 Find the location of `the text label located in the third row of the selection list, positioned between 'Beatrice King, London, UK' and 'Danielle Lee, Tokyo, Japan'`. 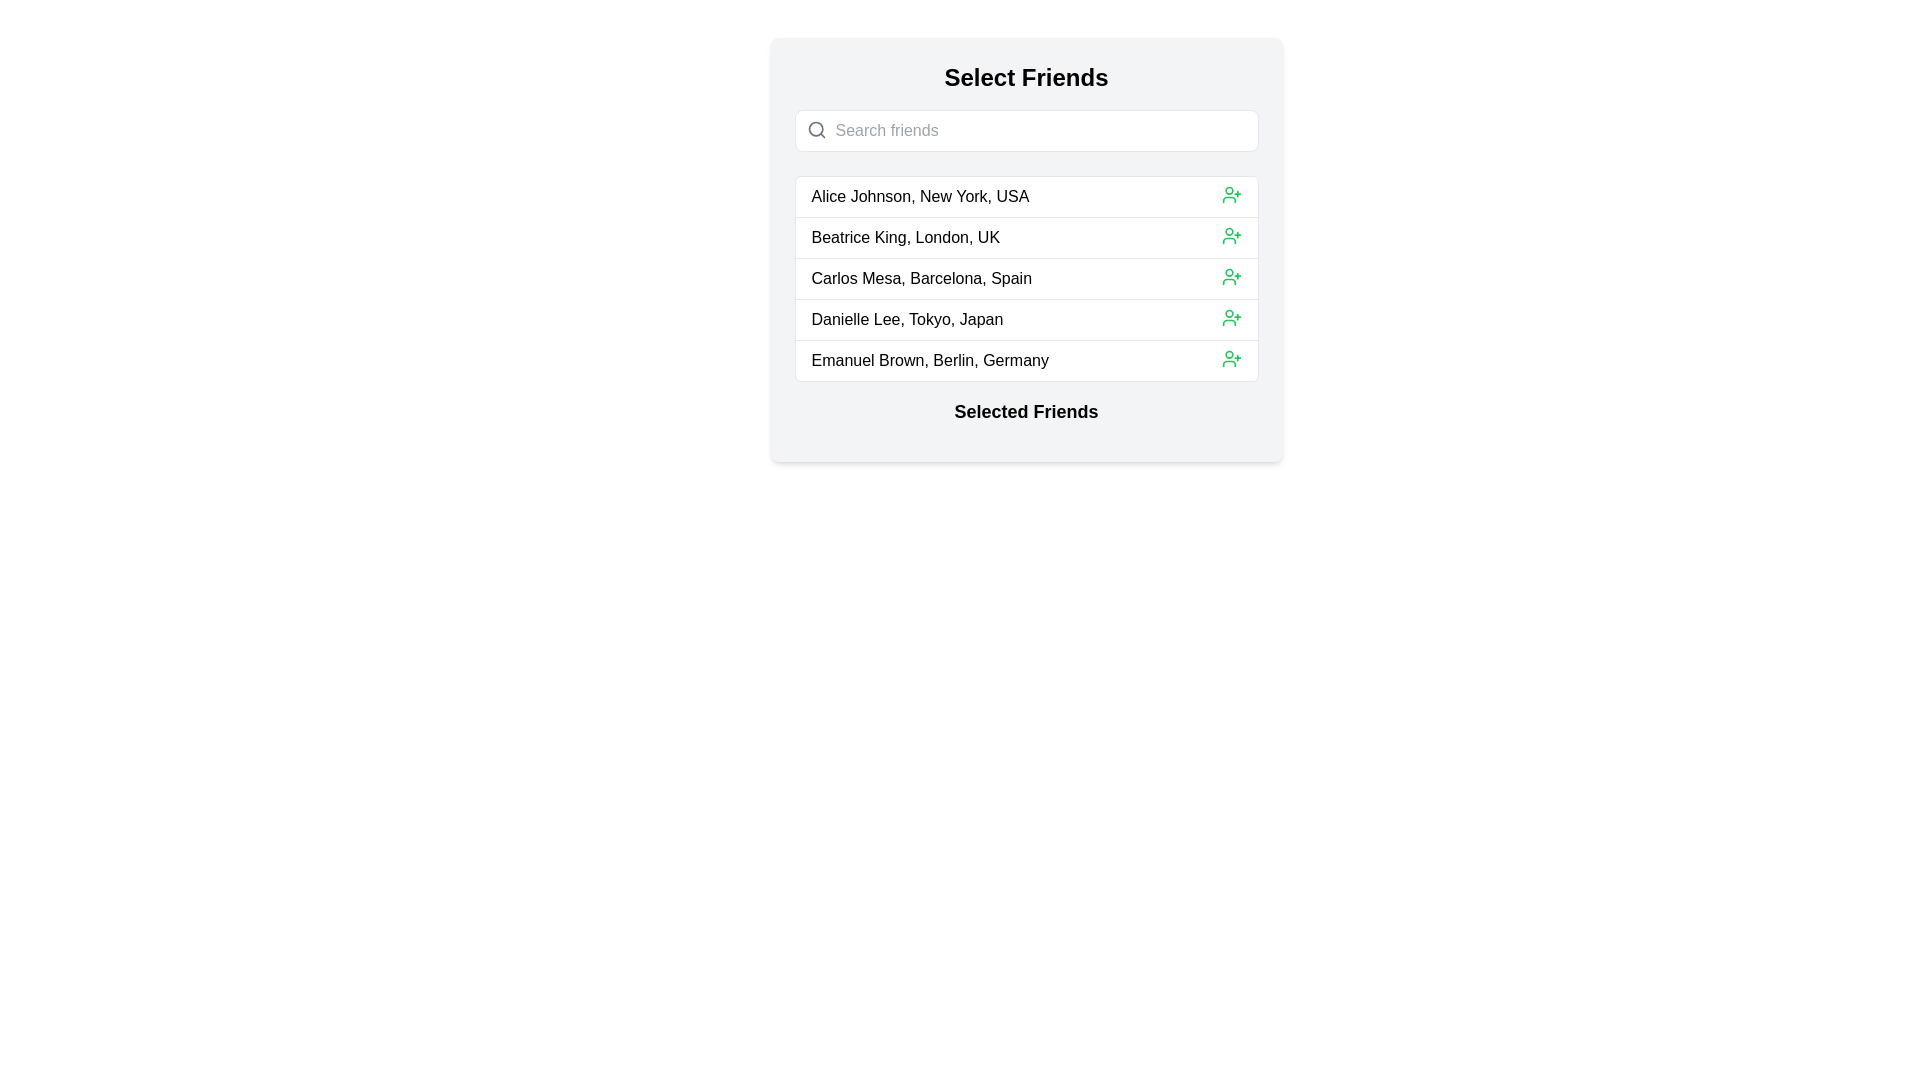

the text label located in the third row of the selection list, positioned between 'Beatrice King, London, UK' and 'Danielle Lee, Tokyo, Japan' is located at coordinates (920, 278).